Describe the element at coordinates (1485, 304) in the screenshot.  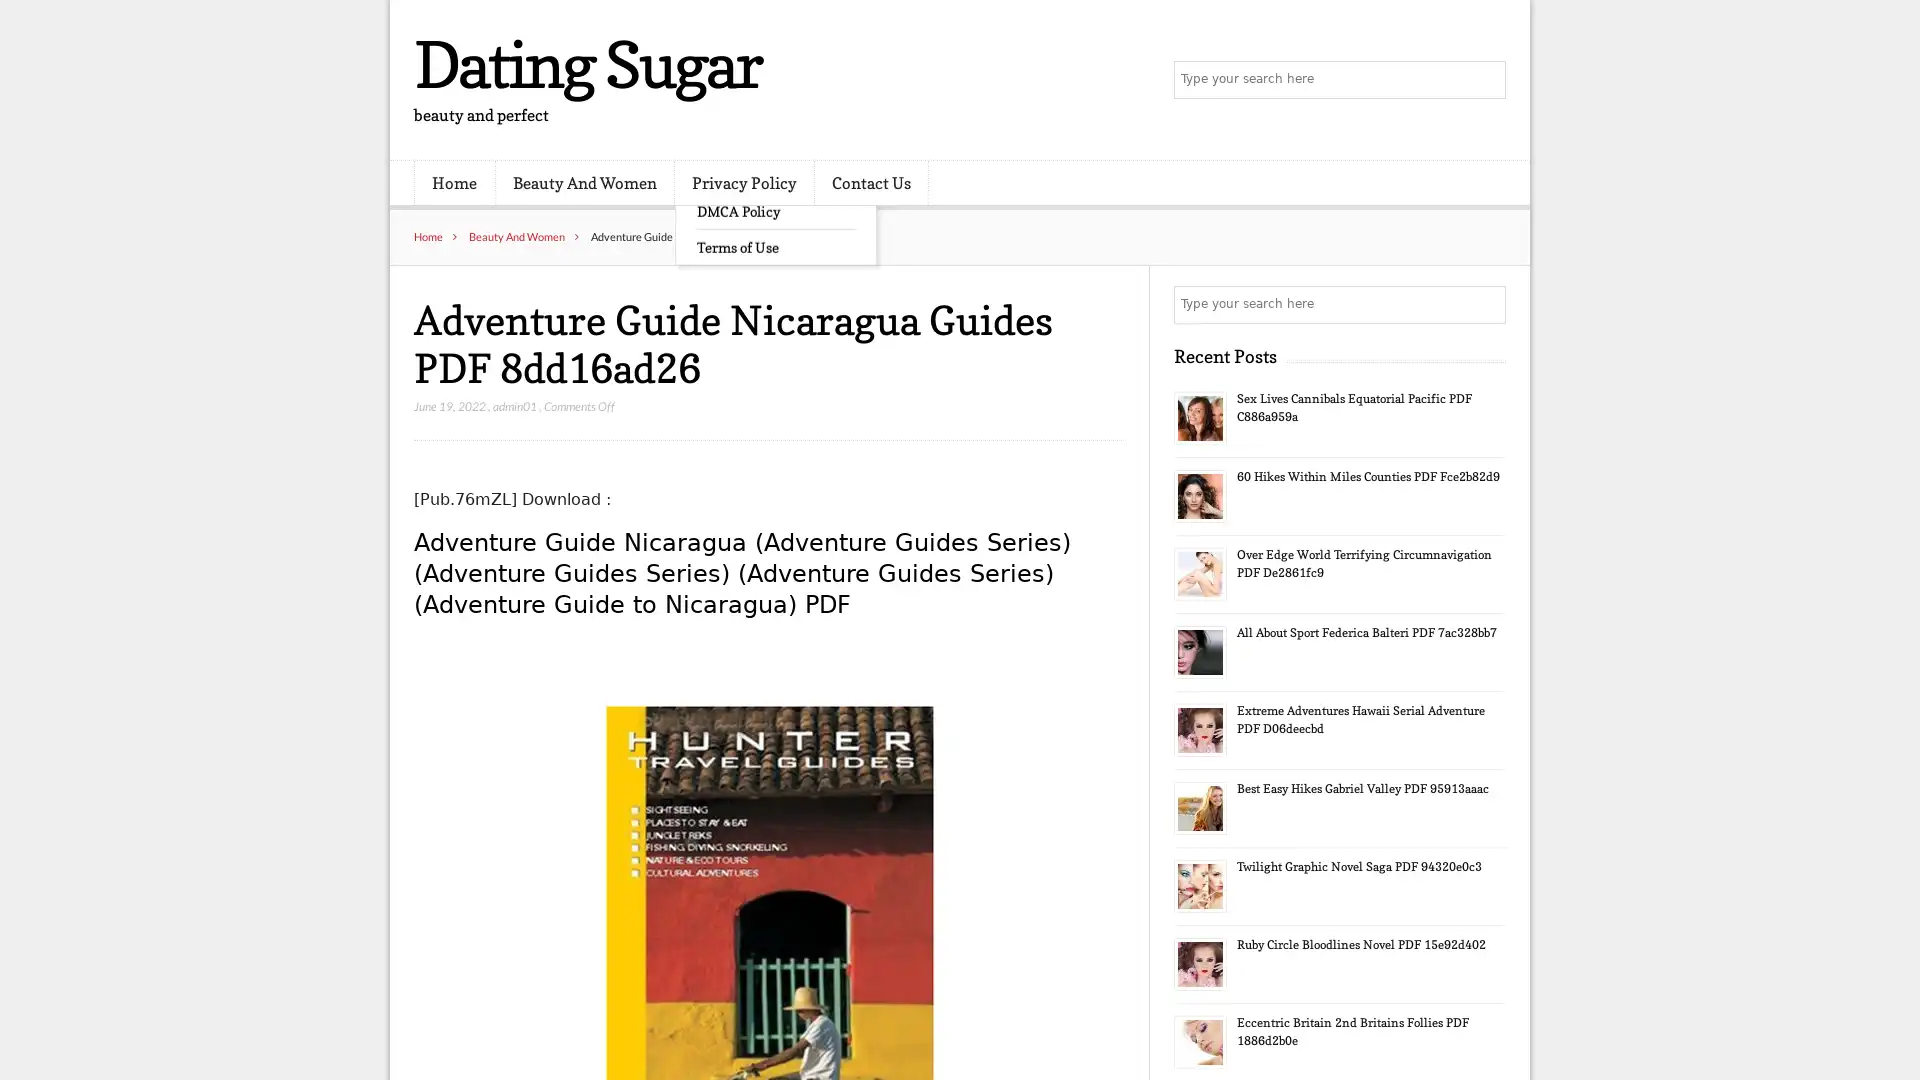
I see `Search` at that location.